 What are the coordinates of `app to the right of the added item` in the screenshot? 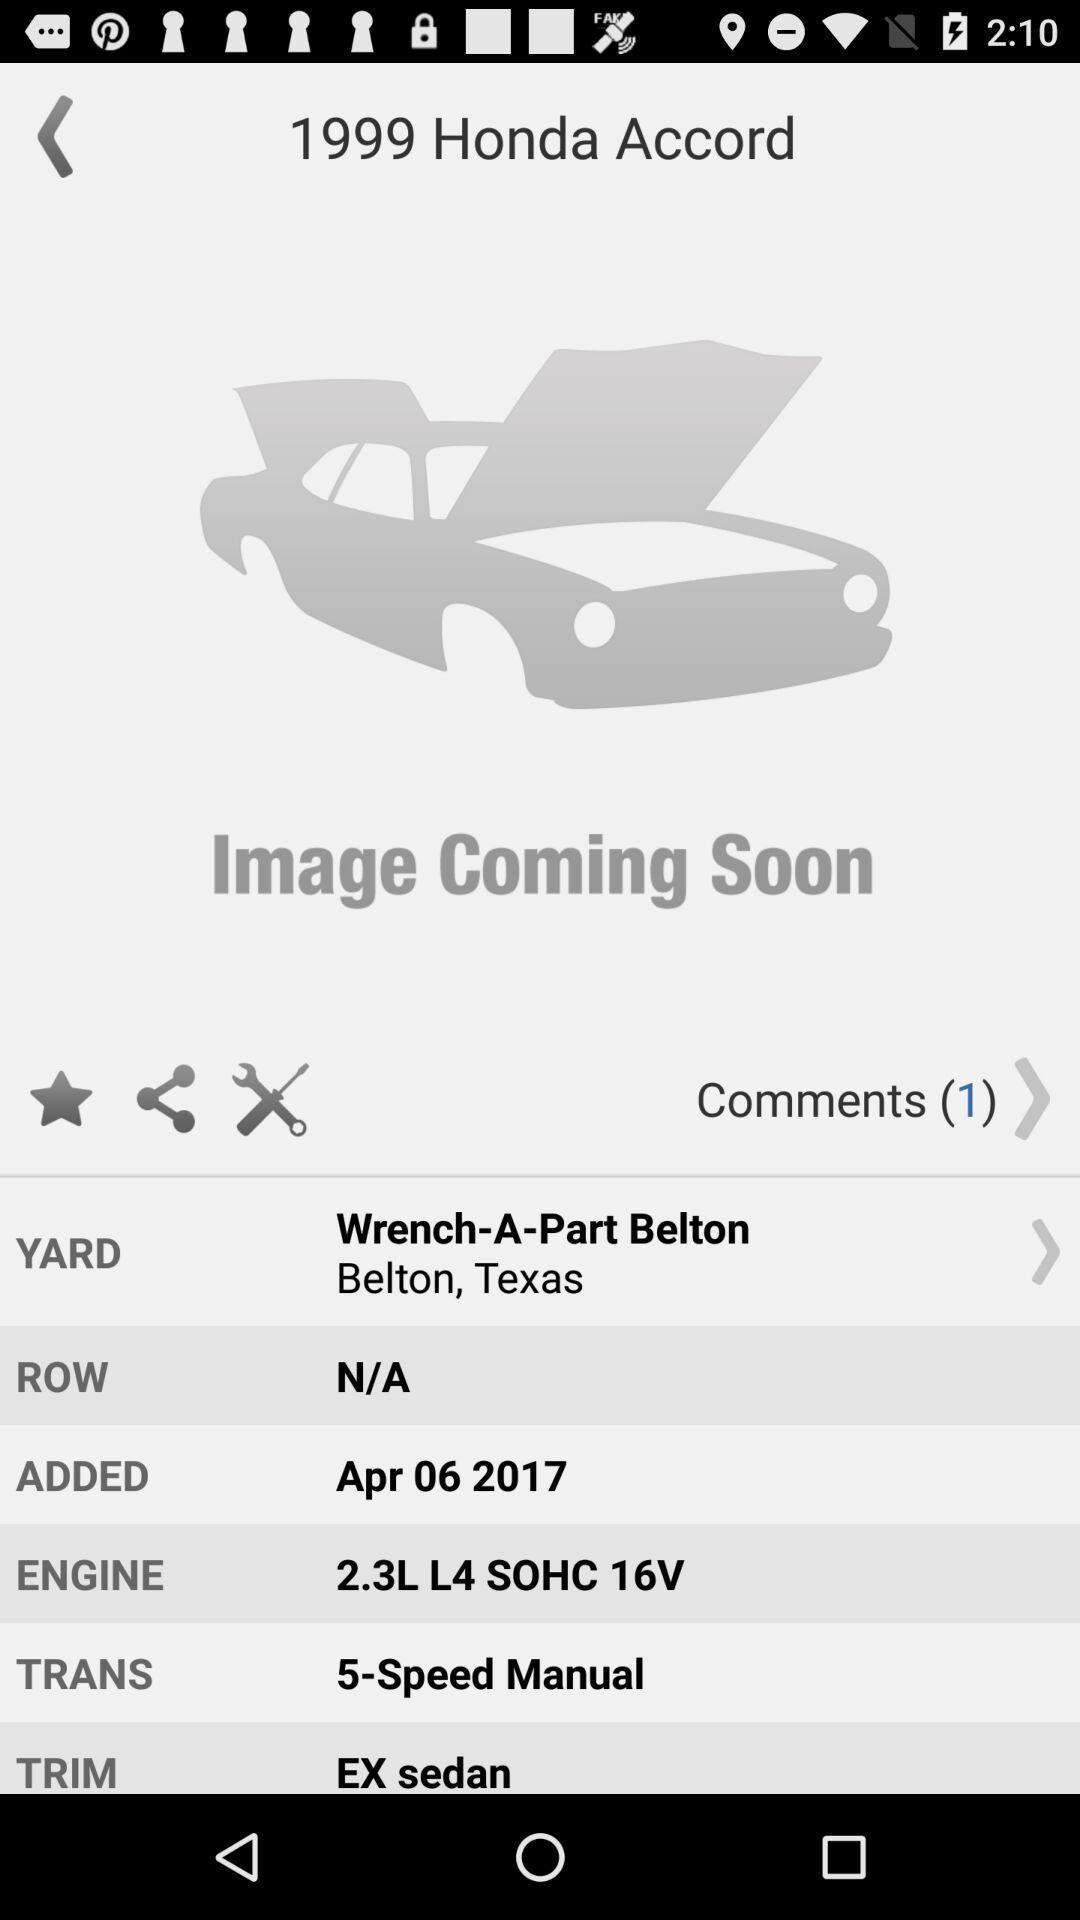 It's located at (688, 1572).